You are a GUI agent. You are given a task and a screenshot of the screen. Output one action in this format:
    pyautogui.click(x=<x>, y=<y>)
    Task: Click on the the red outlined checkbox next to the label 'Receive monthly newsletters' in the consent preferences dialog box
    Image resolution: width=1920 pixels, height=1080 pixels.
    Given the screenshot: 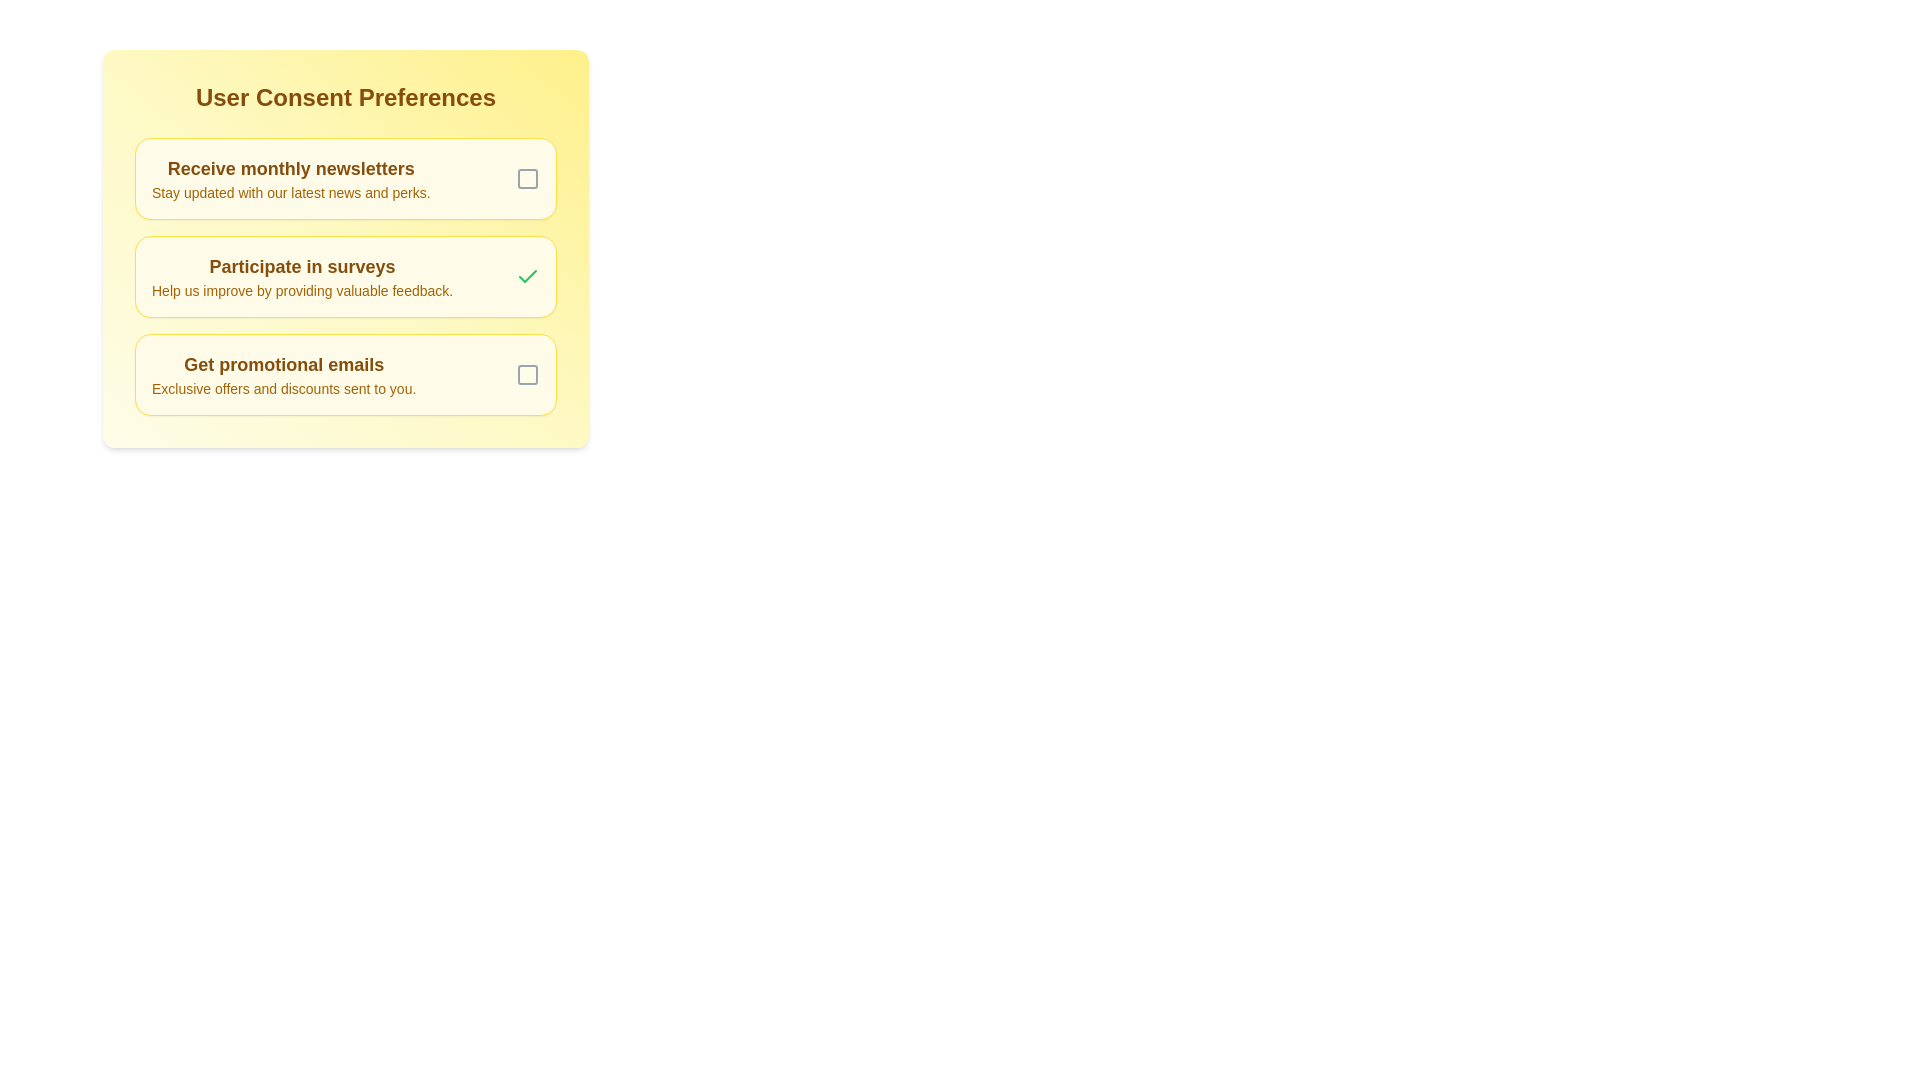 What is the action you would take?
    pyautogui.click(x=528, y=177)
    